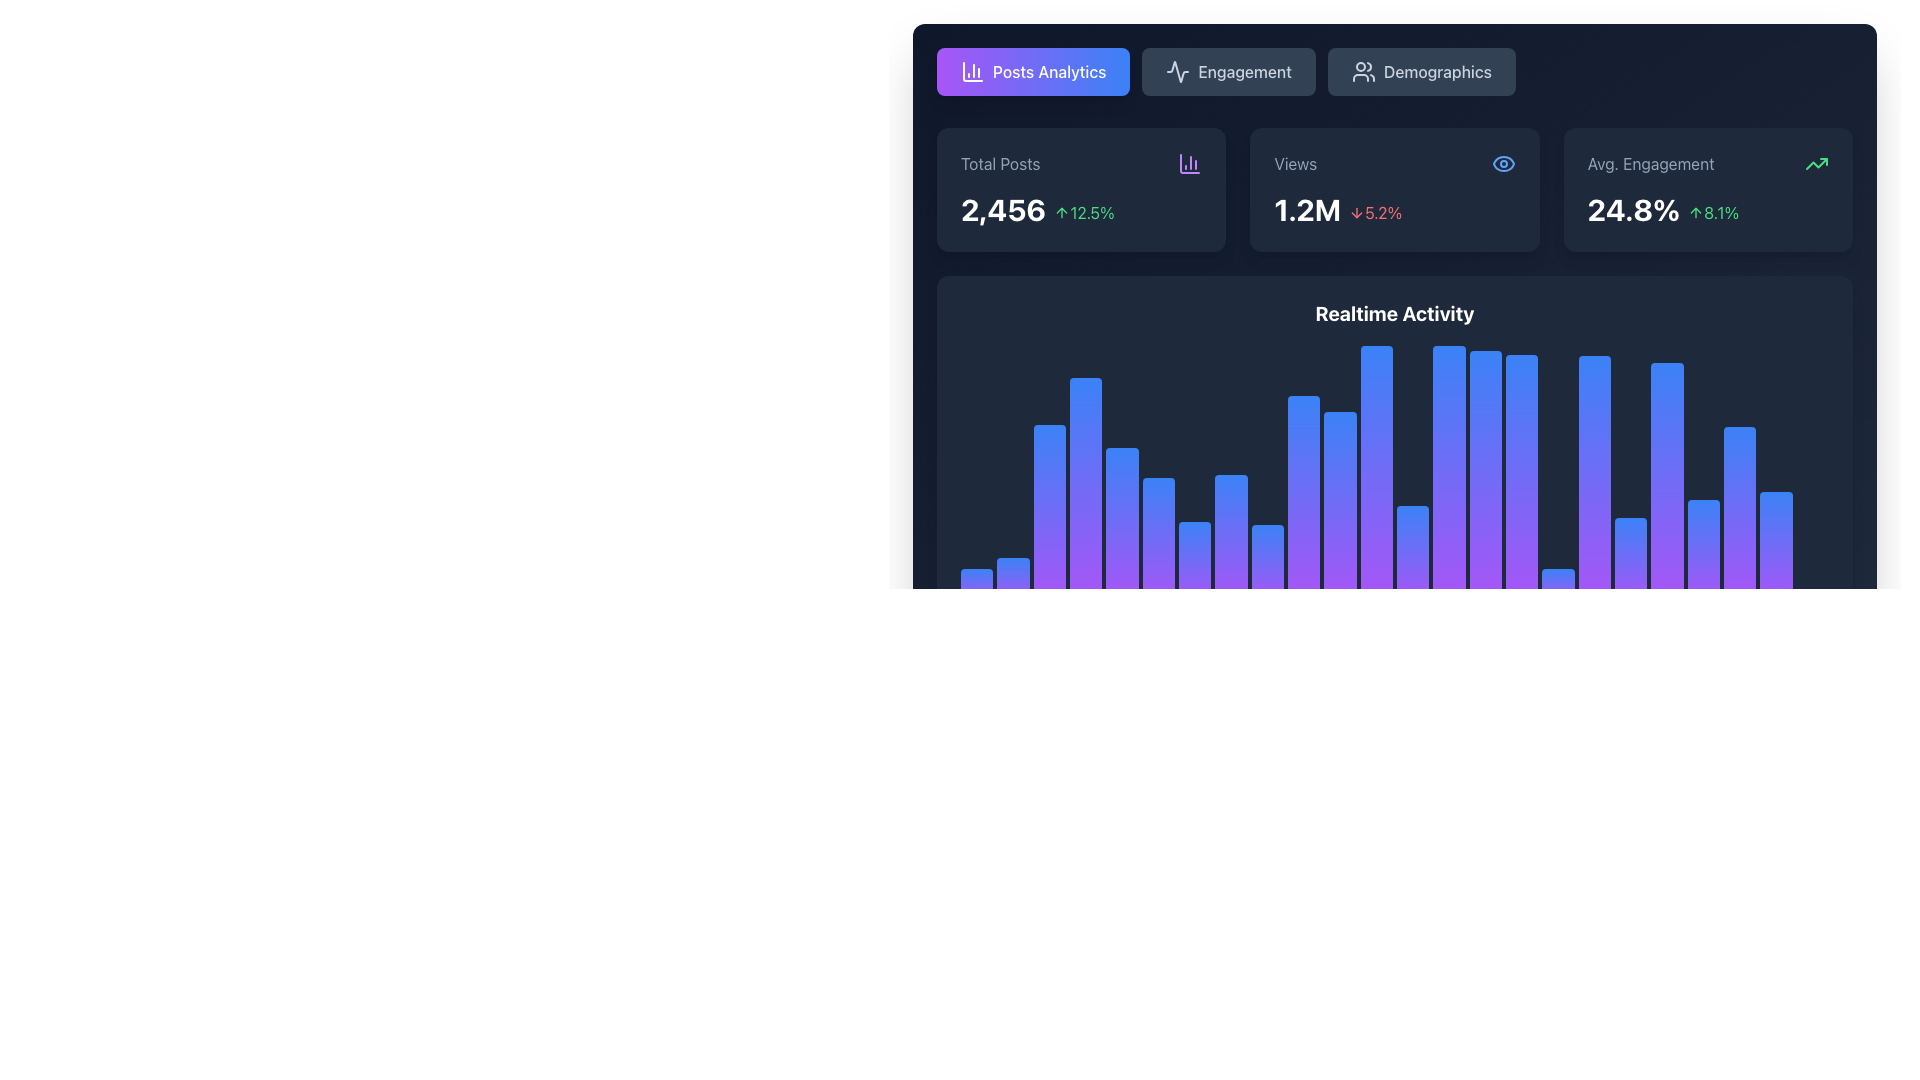  What do you see at coordinates (1394, 313) in the screenshot?
I see `the 'Realtime Activity' text label` at bounding box center [1394, 313].